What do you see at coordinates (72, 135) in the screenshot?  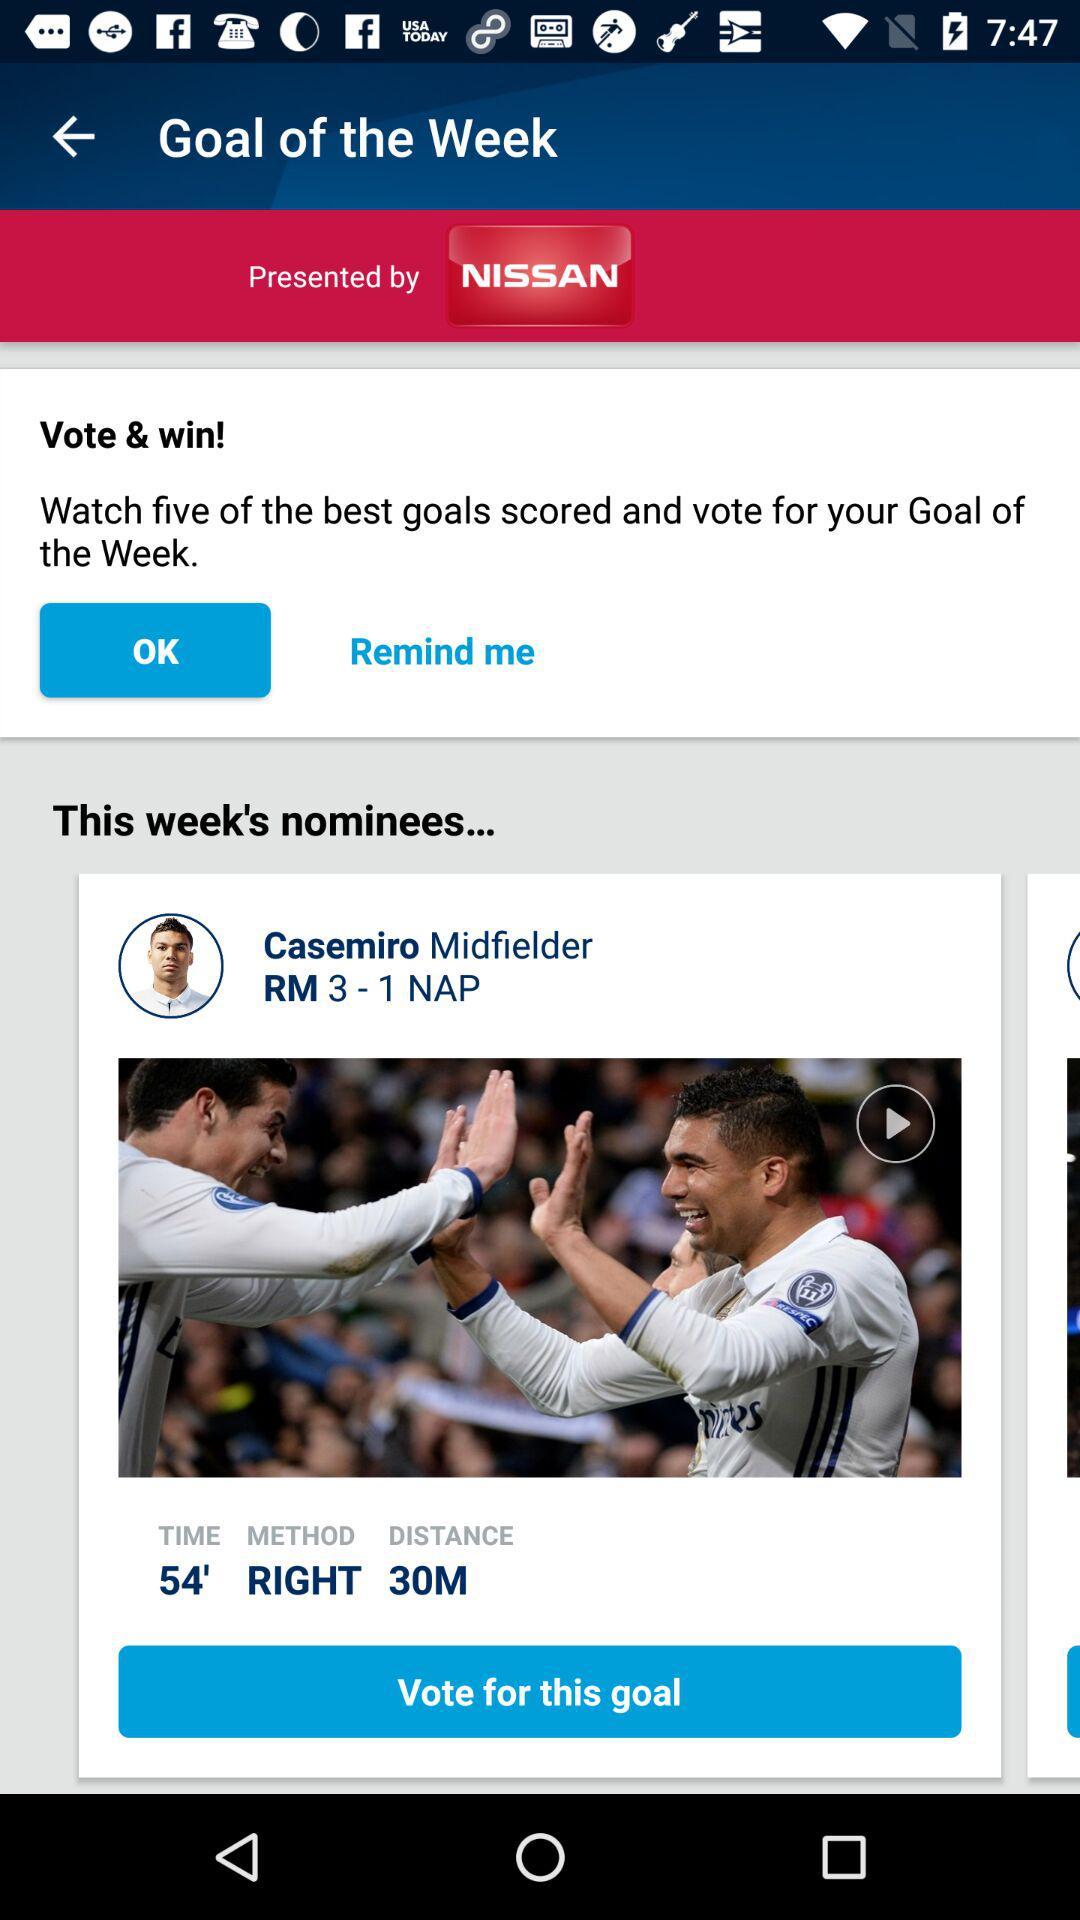 I see `go back` at bounding box center [72, 135].